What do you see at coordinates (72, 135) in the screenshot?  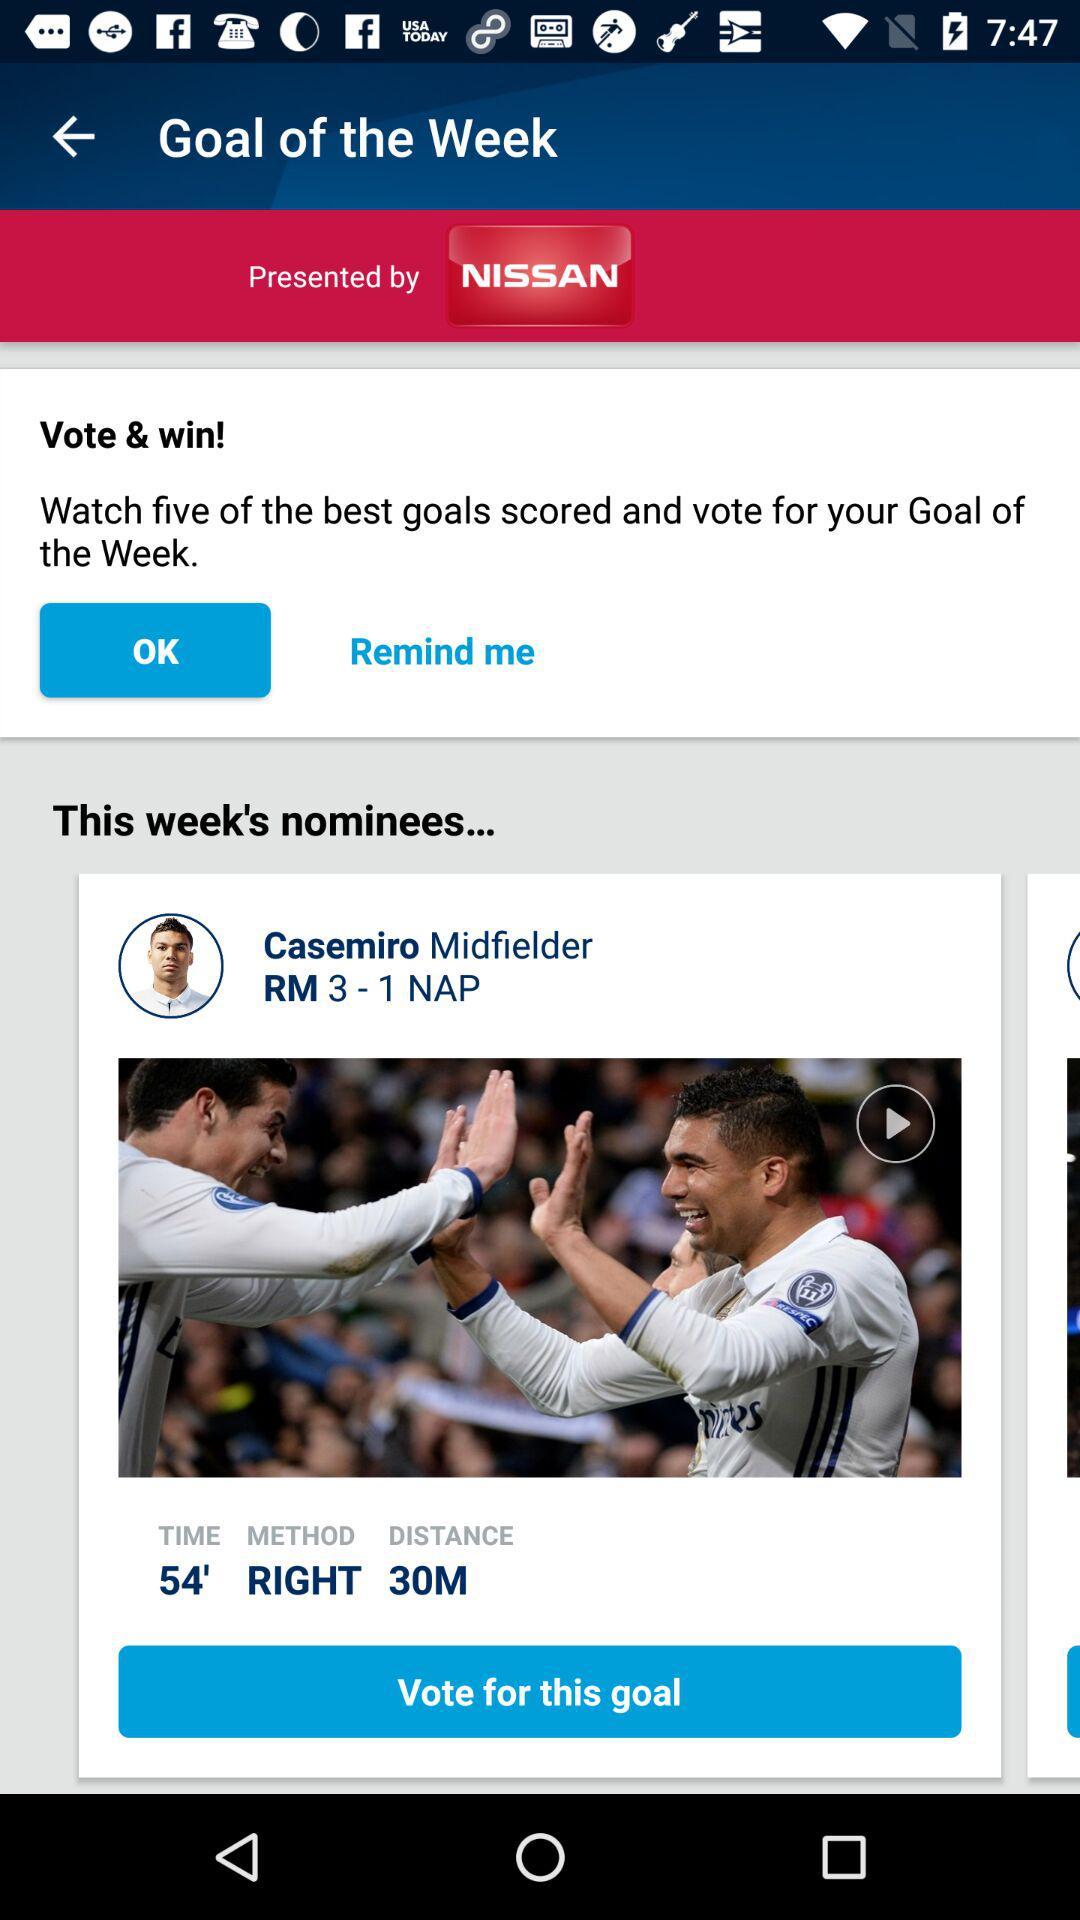 I see `go back` at bounding box center [72, 135].